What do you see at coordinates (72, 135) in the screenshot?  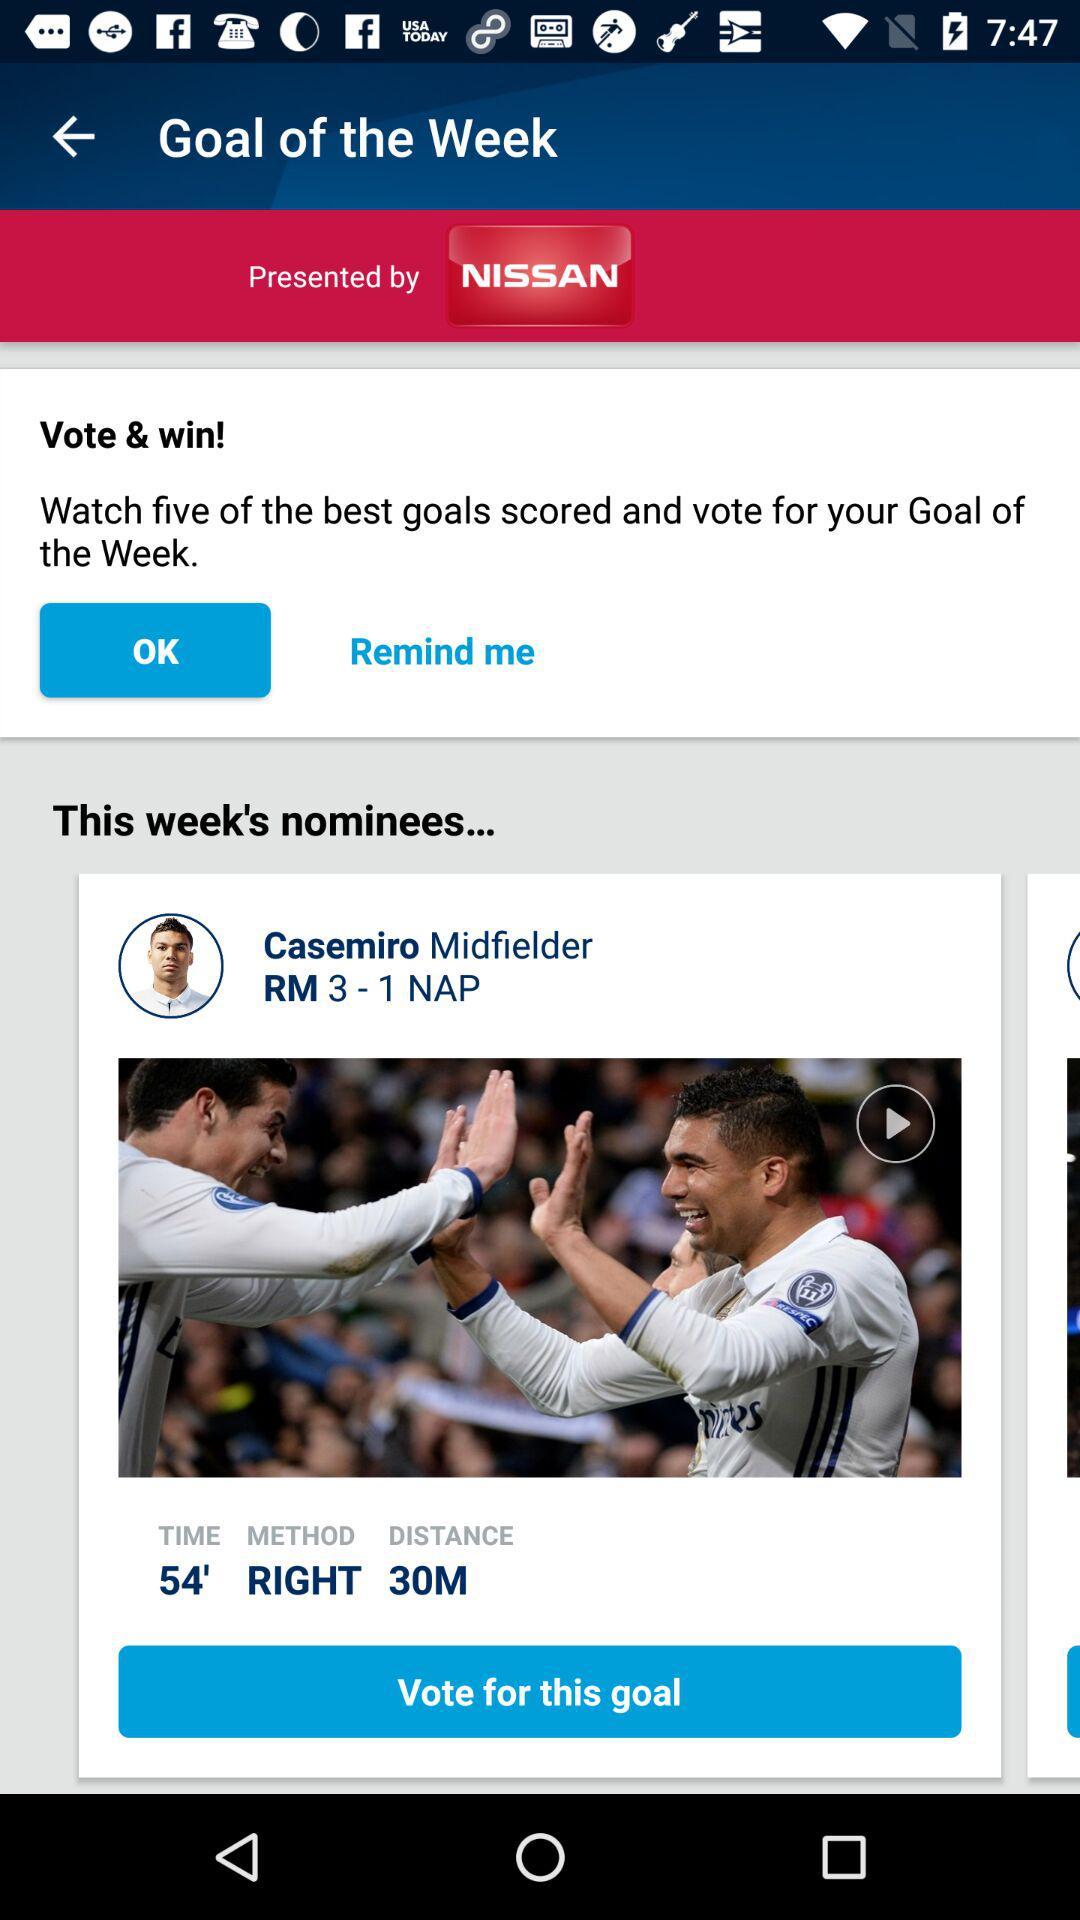 I see `go back` at bounding box center [72, 135].